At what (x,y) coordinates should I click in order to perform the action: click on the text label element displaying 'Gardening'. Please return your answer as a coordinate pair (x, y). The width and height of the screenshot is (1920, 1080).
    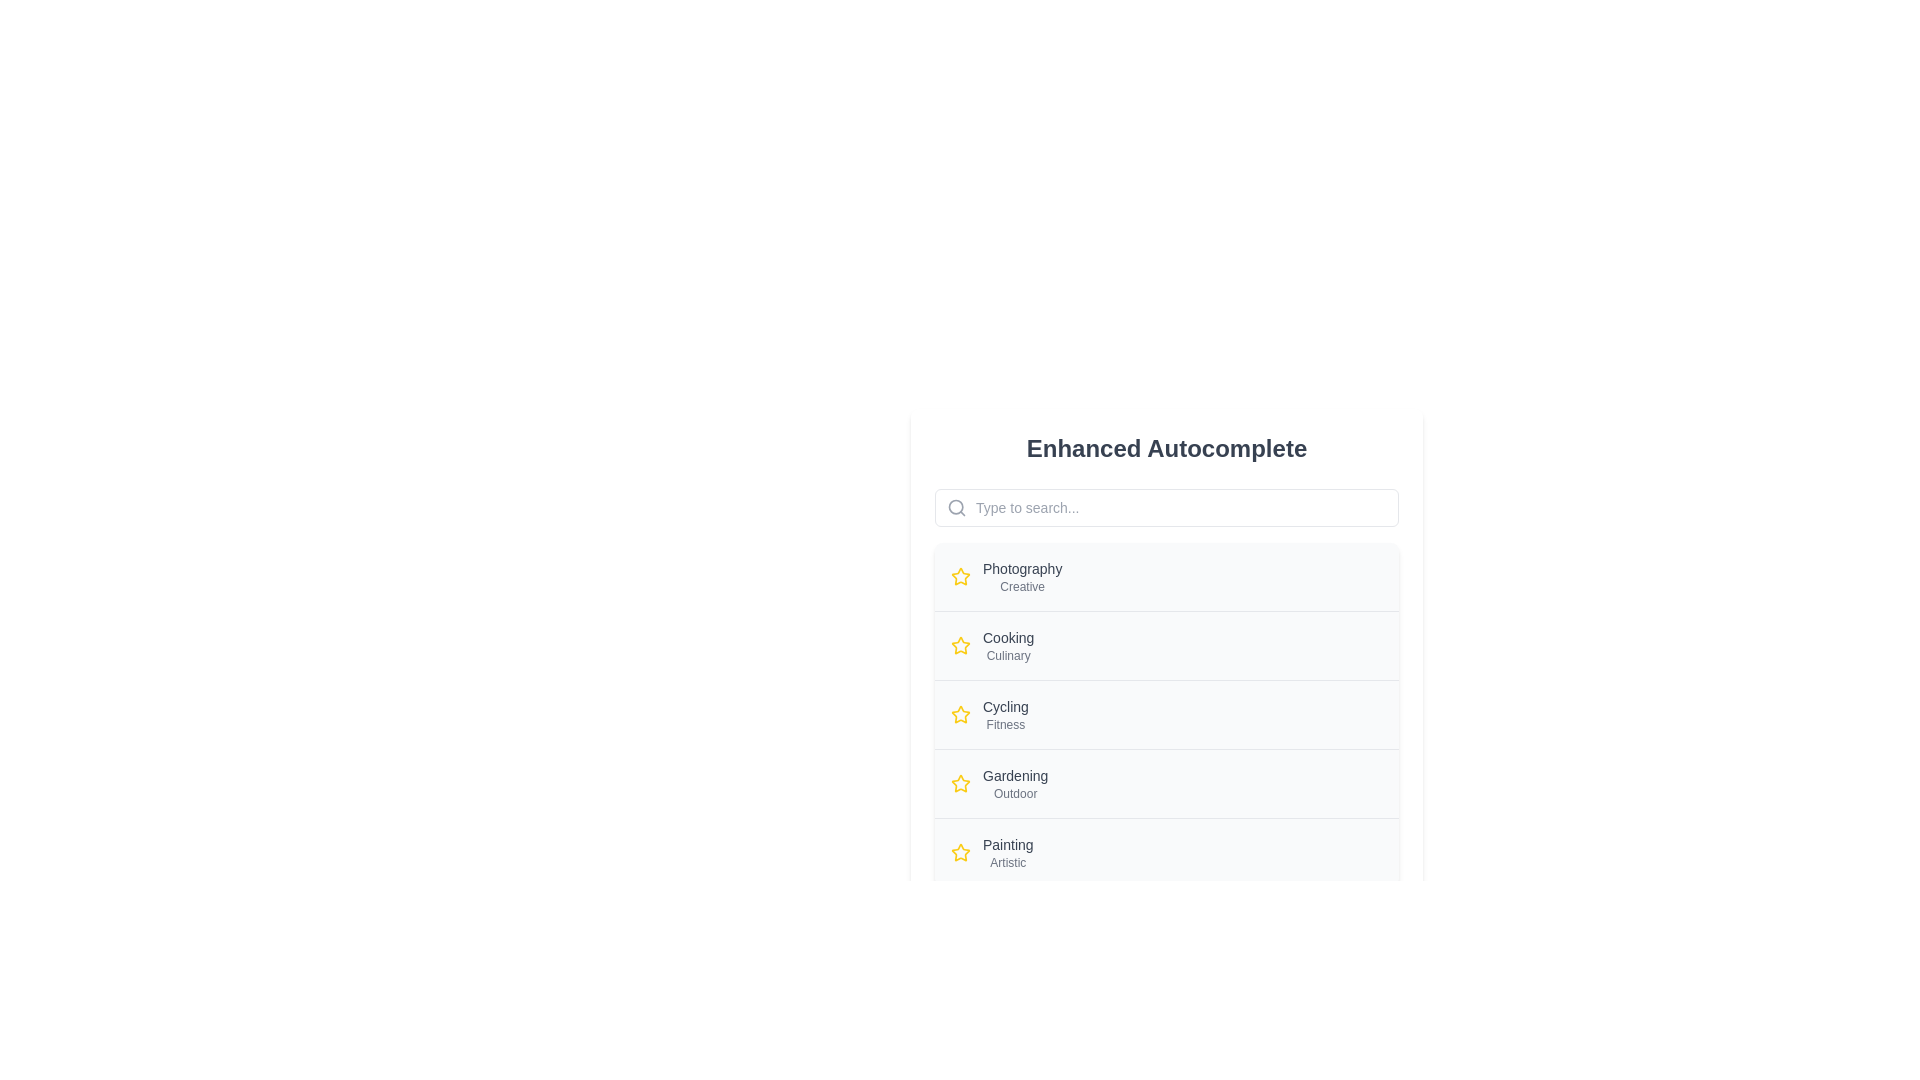
    Looking at the image, I should click on (1015, 774).